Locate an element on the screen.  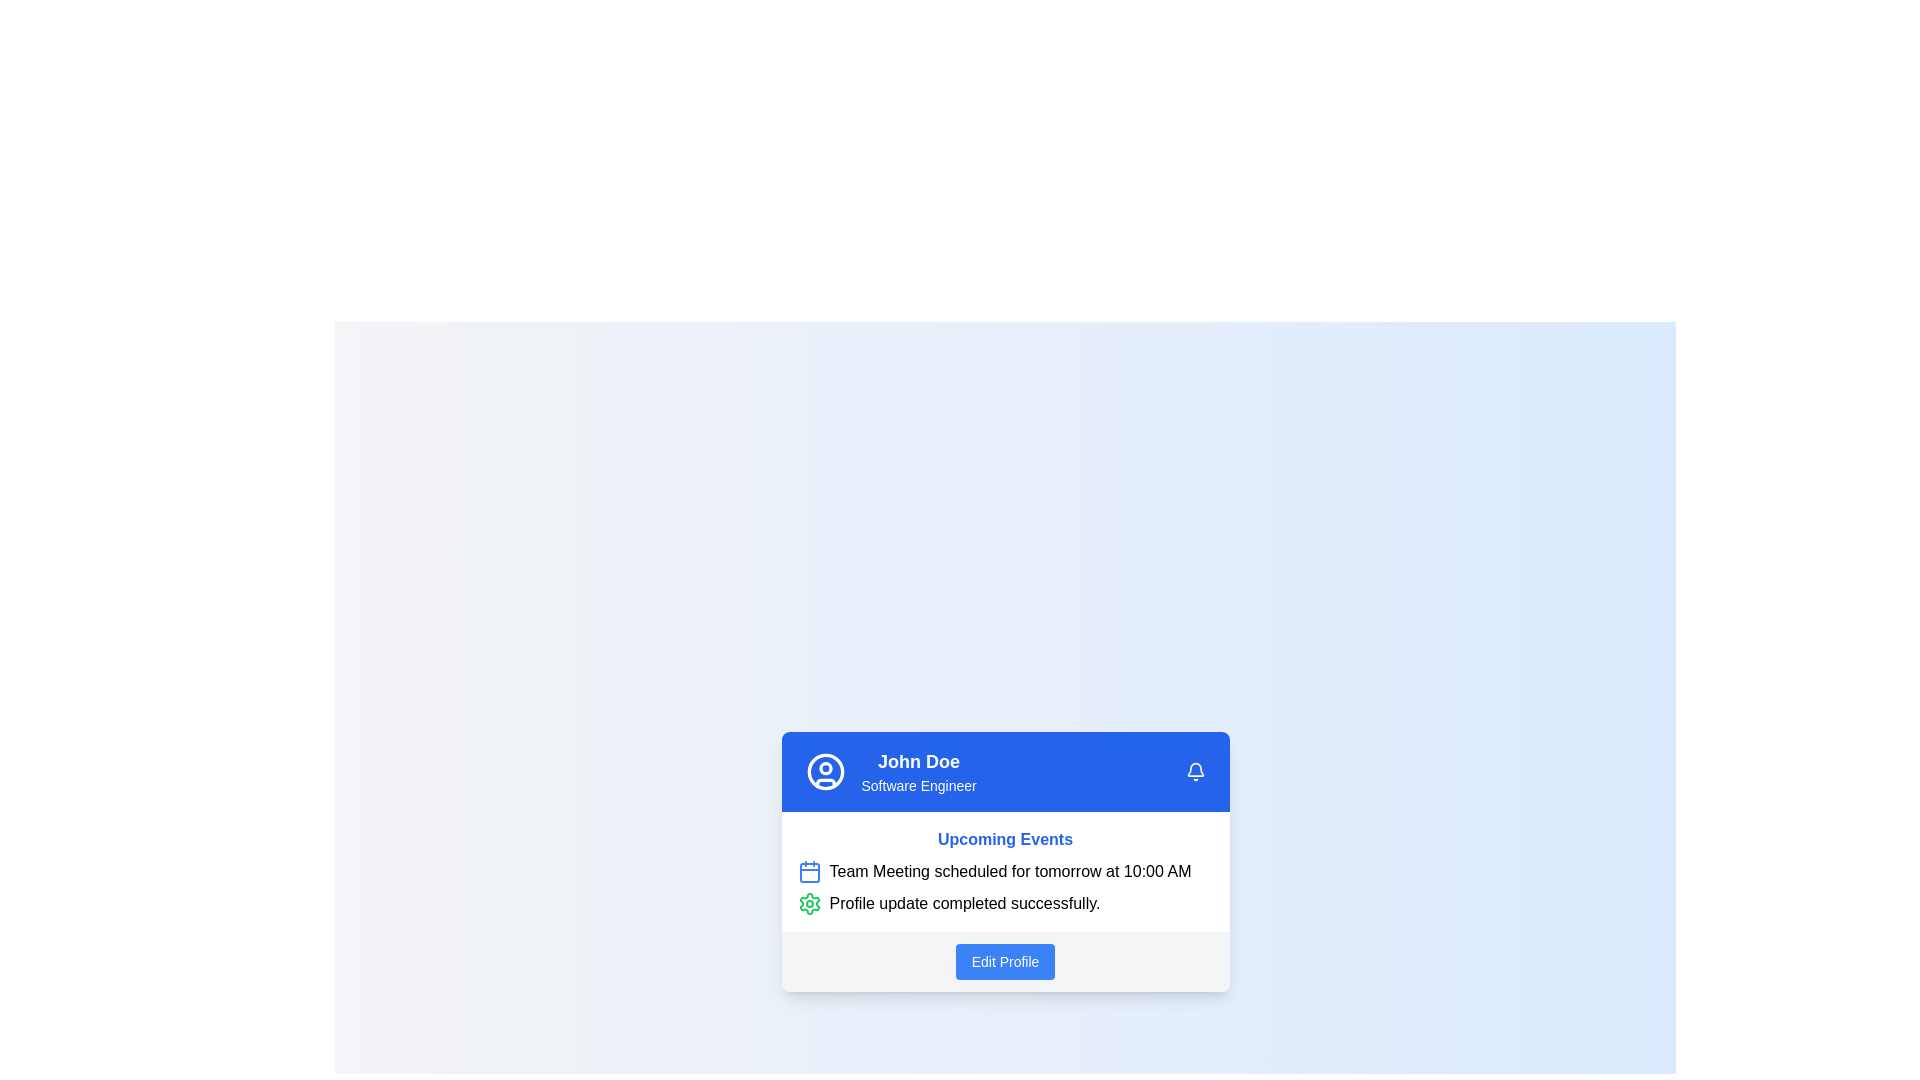
the notification bell icon located in the user profile section, which is part of a composite bell-shaped icon situated to the right of the text 'John Doe' and 'Software Engineer' is located at coordinates (1195, 767).